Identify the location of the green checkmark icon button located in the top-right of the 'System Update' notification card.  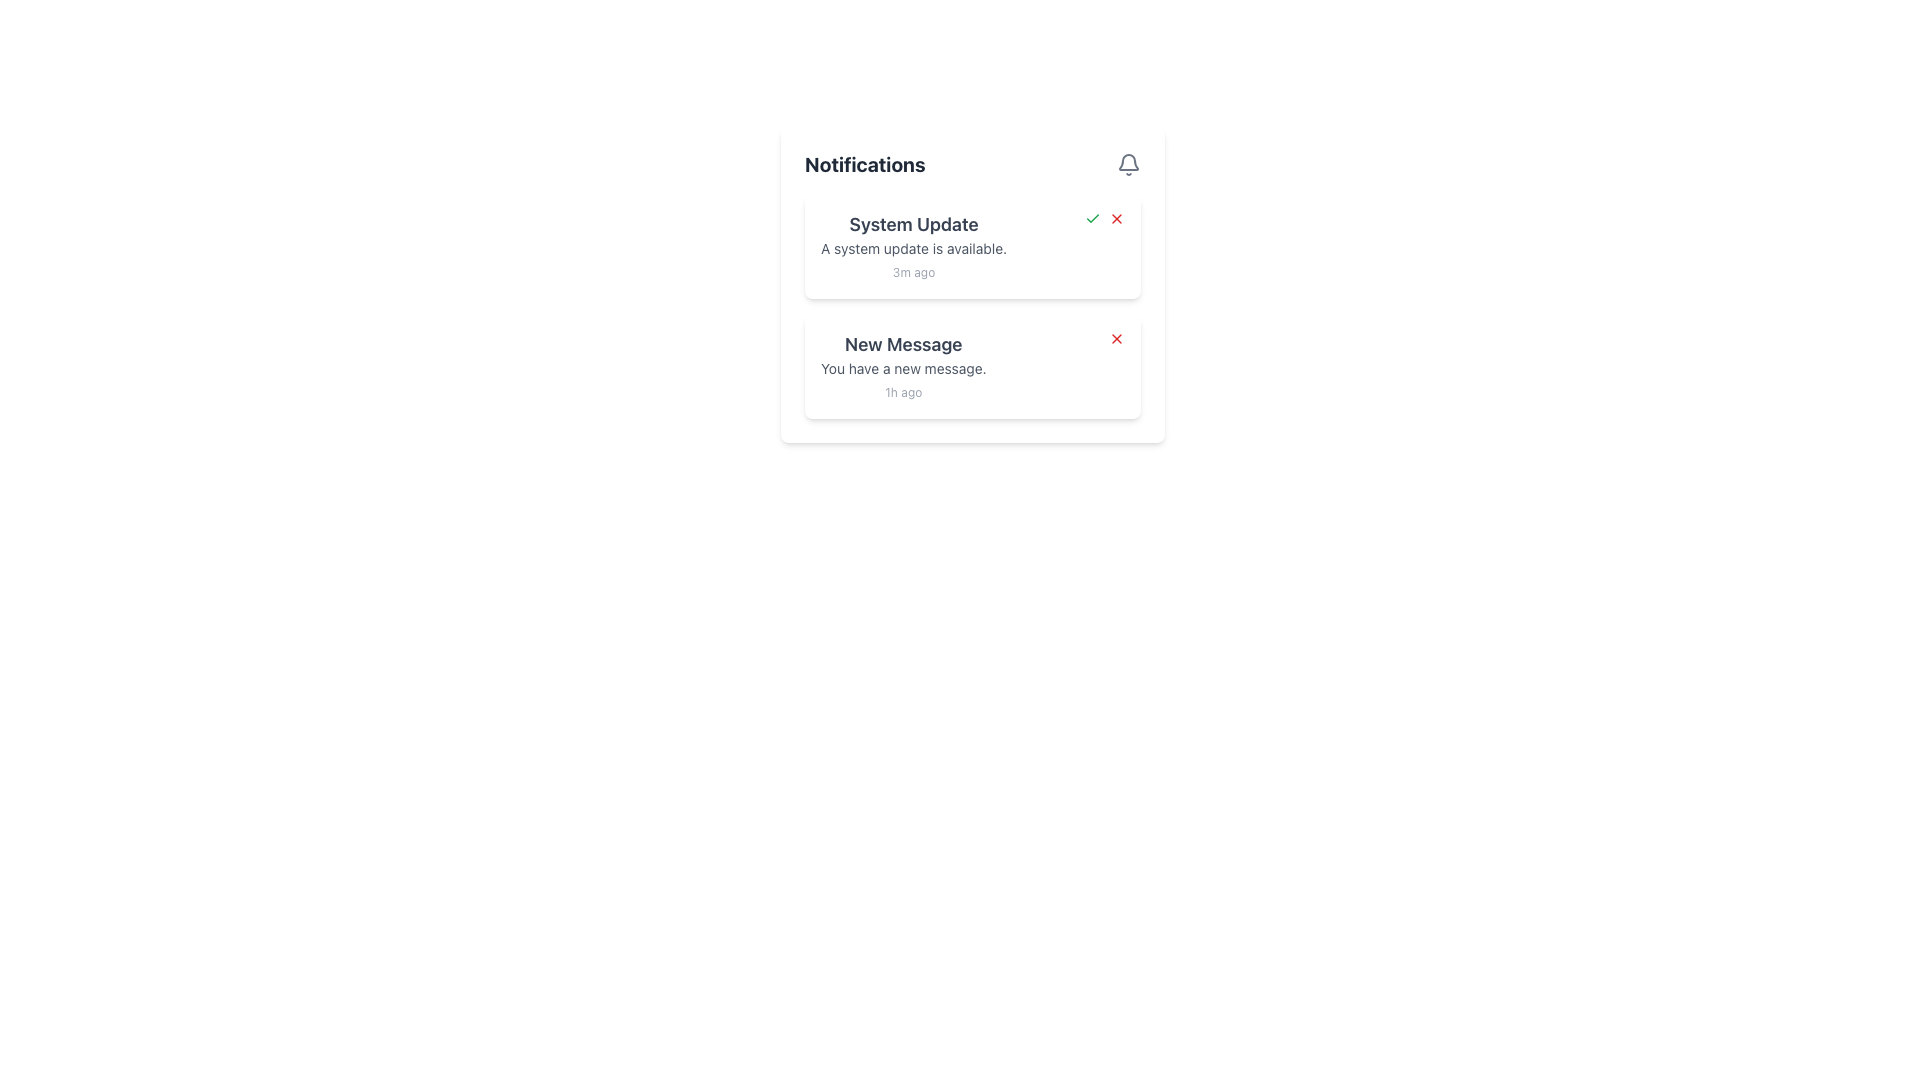
(1092, 219).